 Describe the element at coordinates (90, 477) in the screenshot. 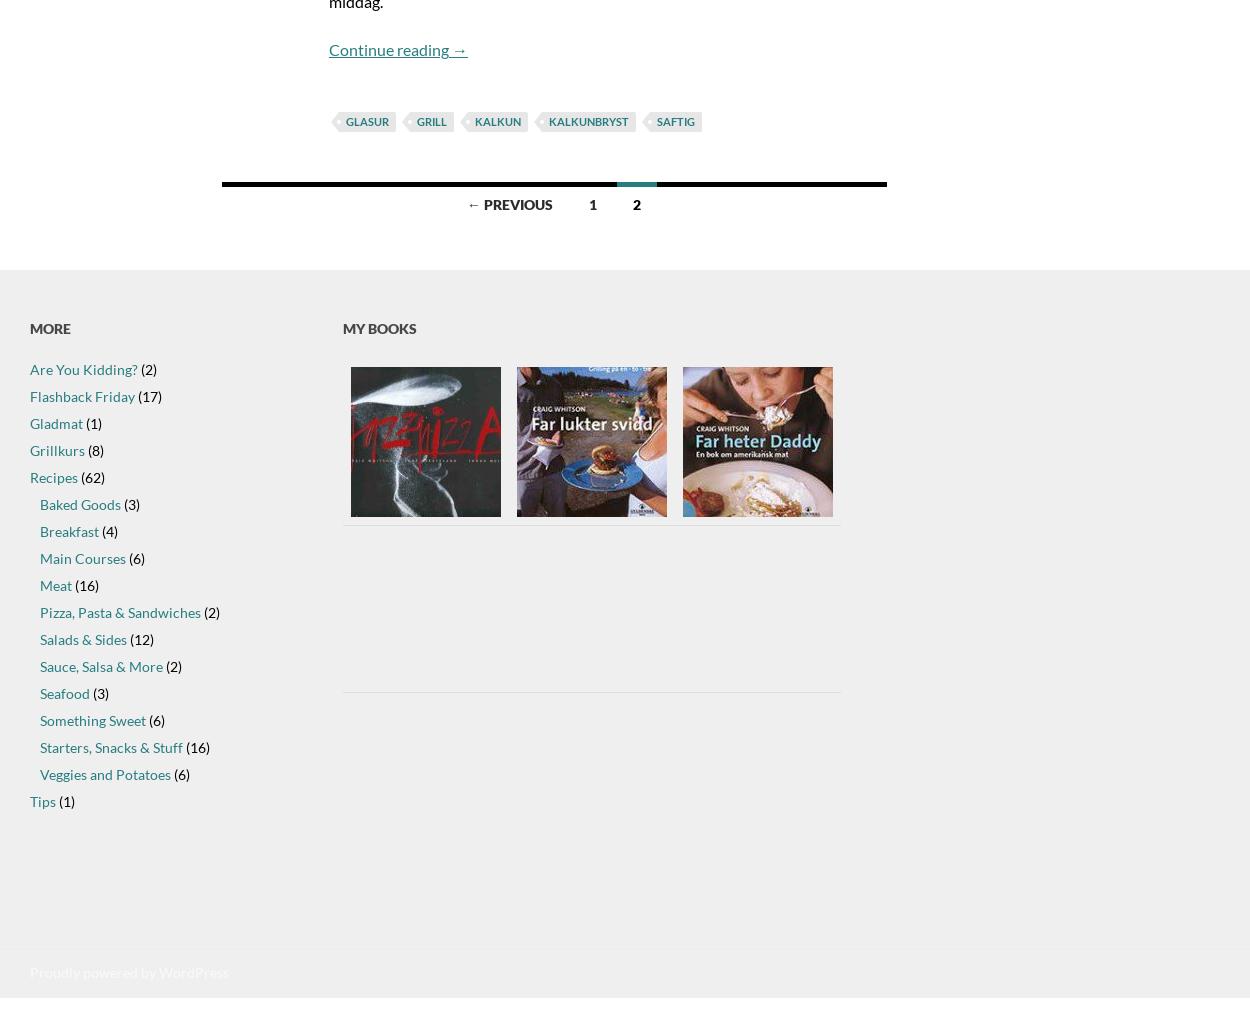

I see `'(62)'` at that location.